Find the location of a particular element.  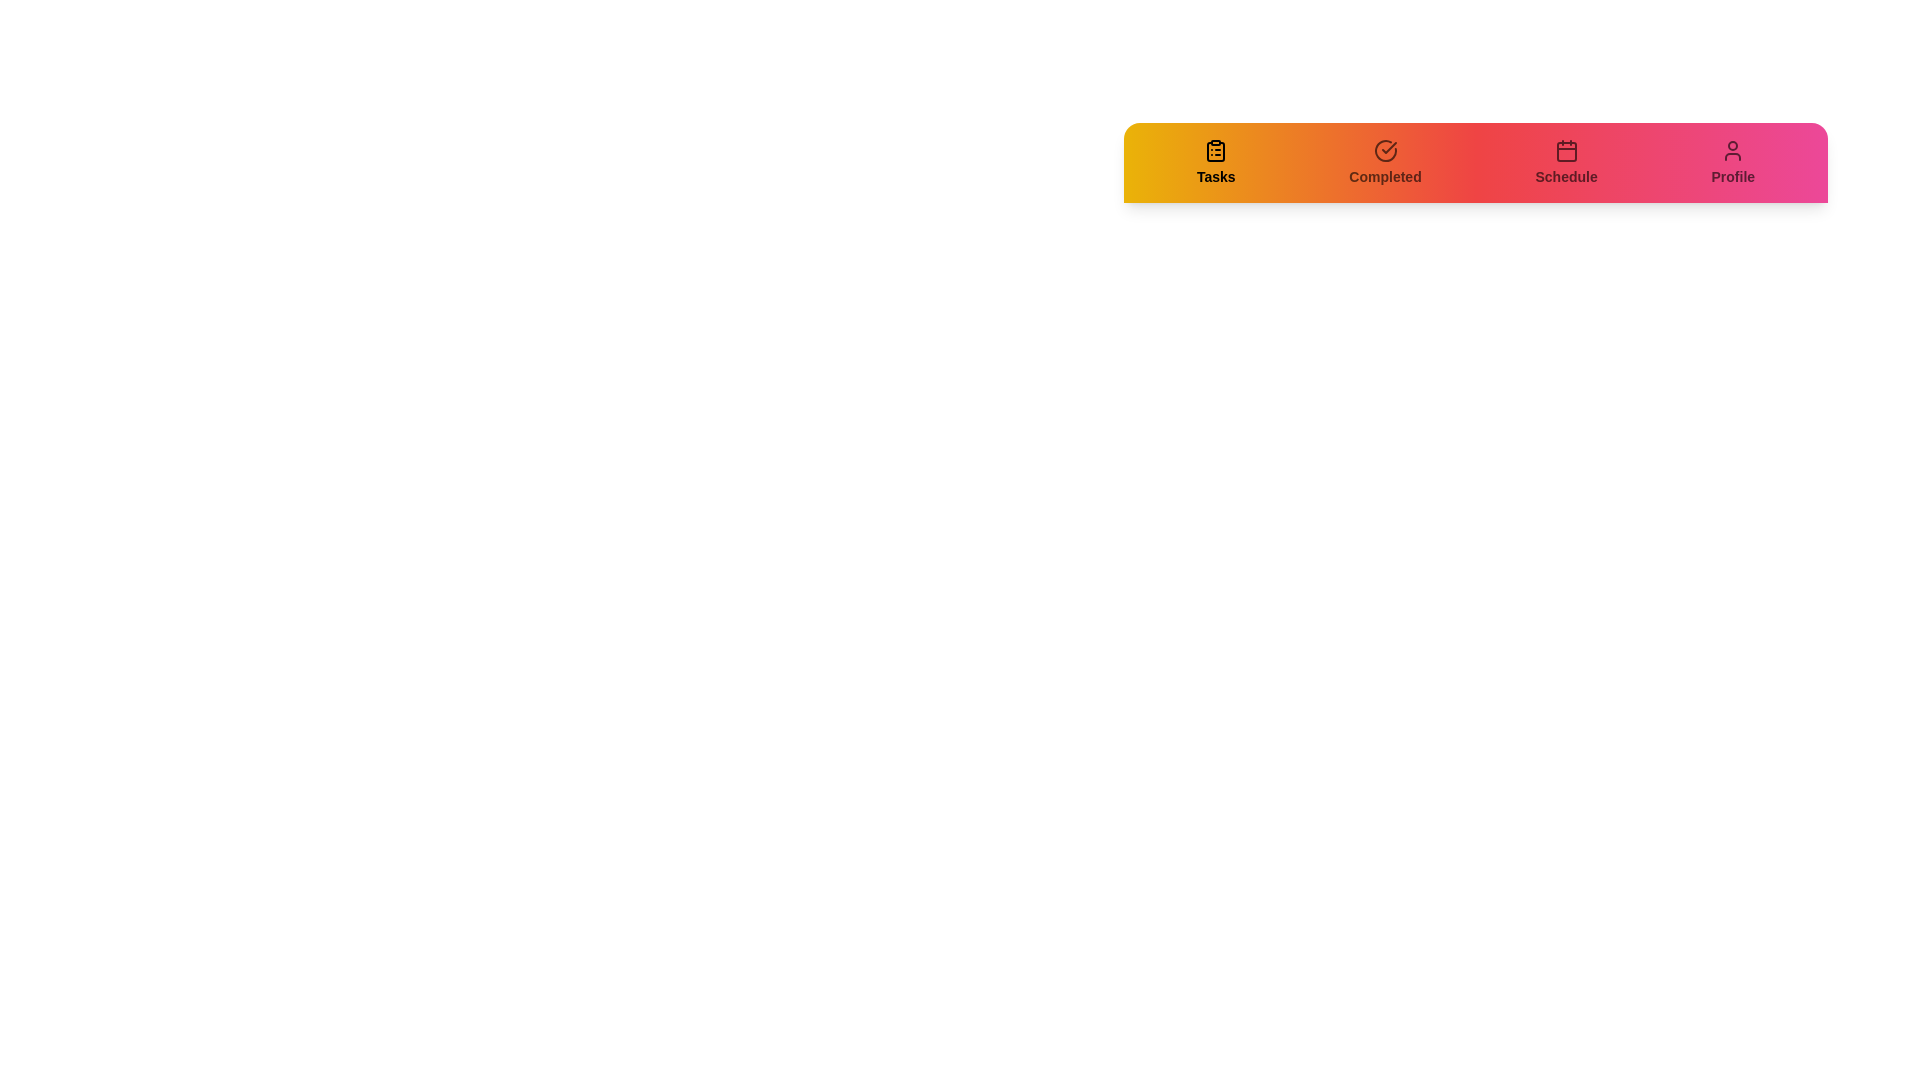

the tab labeled Completed to navigate to its respective section is located at coordinates (1384, 161).